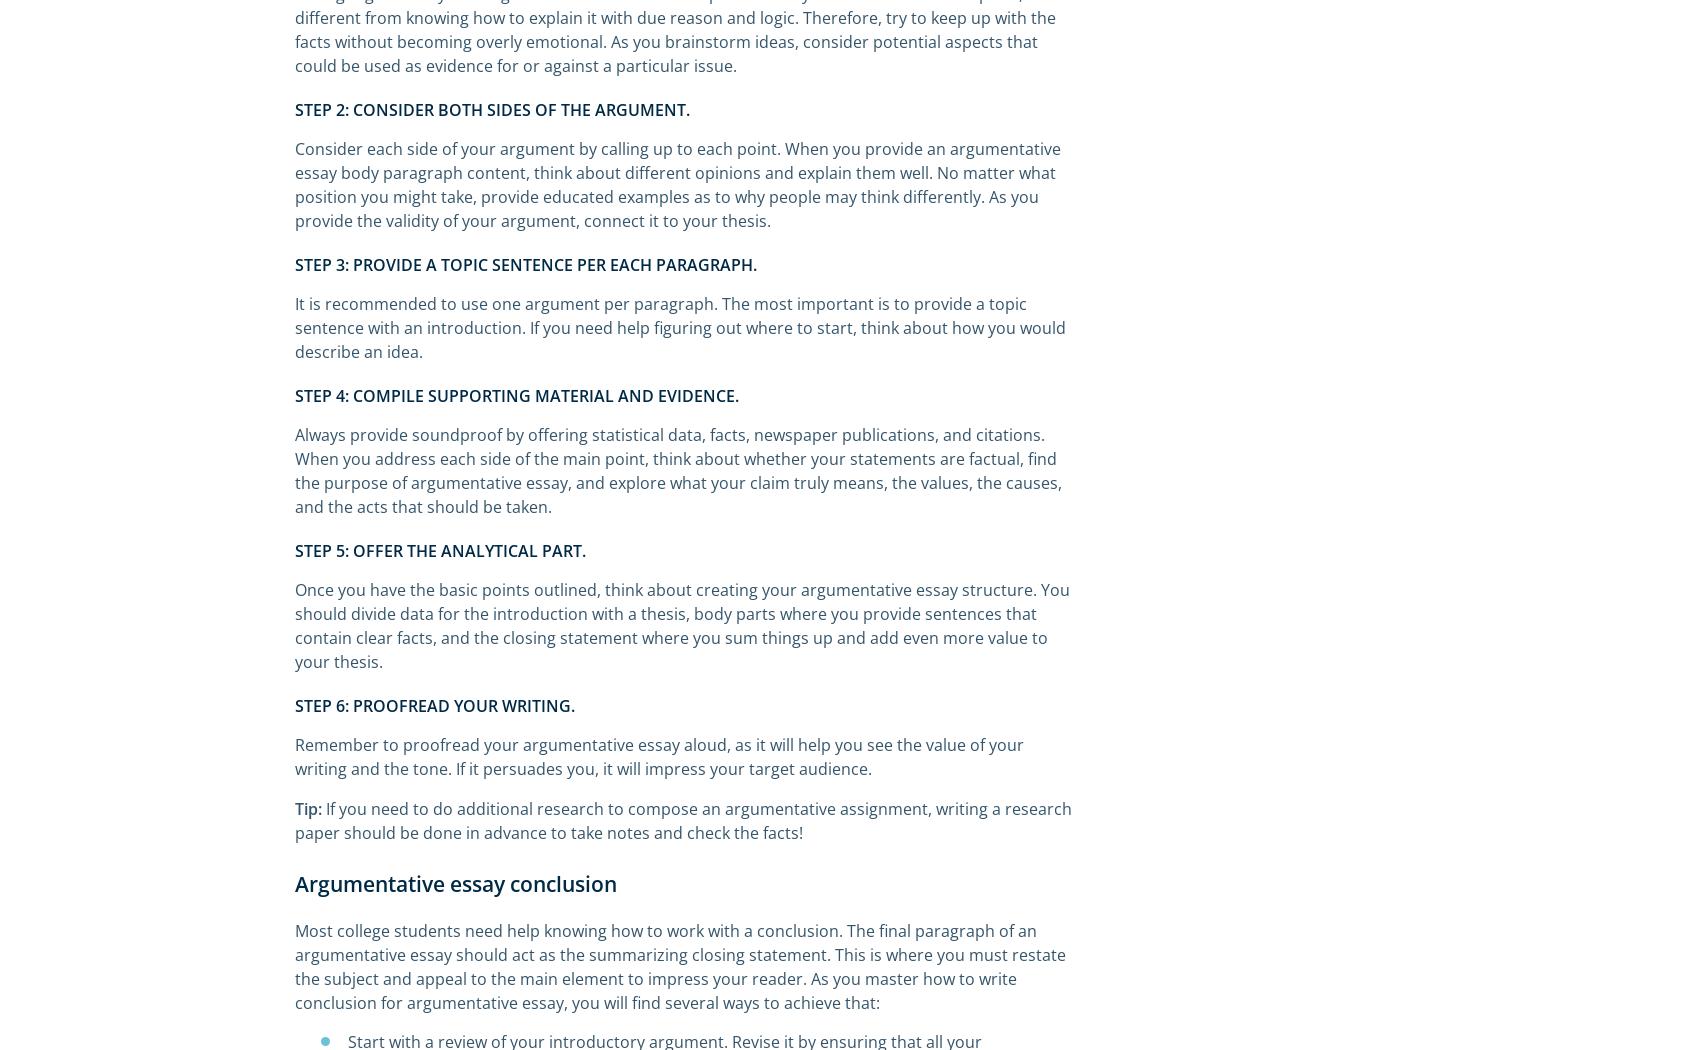 The height and width of the screenshot is (1050, 1700). I want to click on 'Tip:', so click(294, 808).